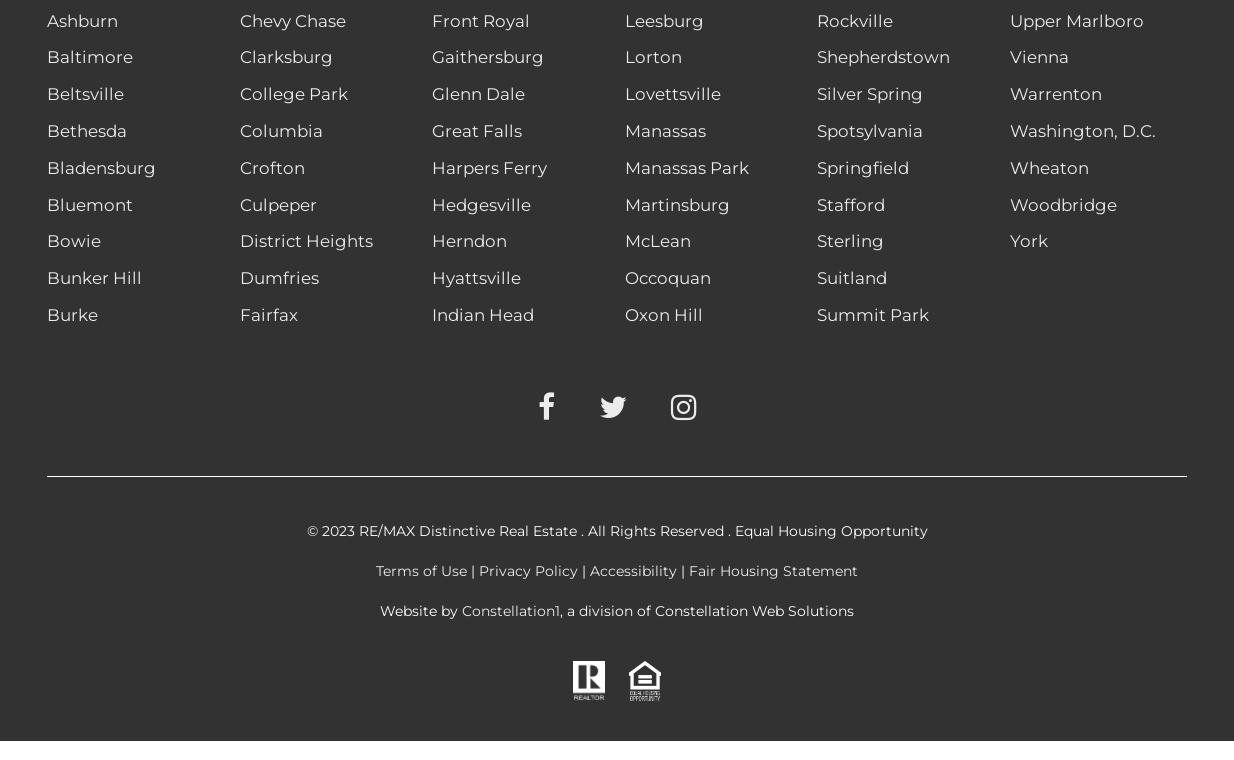 The height and width of the screenshot is (760, 1234). I want to click on 'Wheaton', so click(1048, 166).